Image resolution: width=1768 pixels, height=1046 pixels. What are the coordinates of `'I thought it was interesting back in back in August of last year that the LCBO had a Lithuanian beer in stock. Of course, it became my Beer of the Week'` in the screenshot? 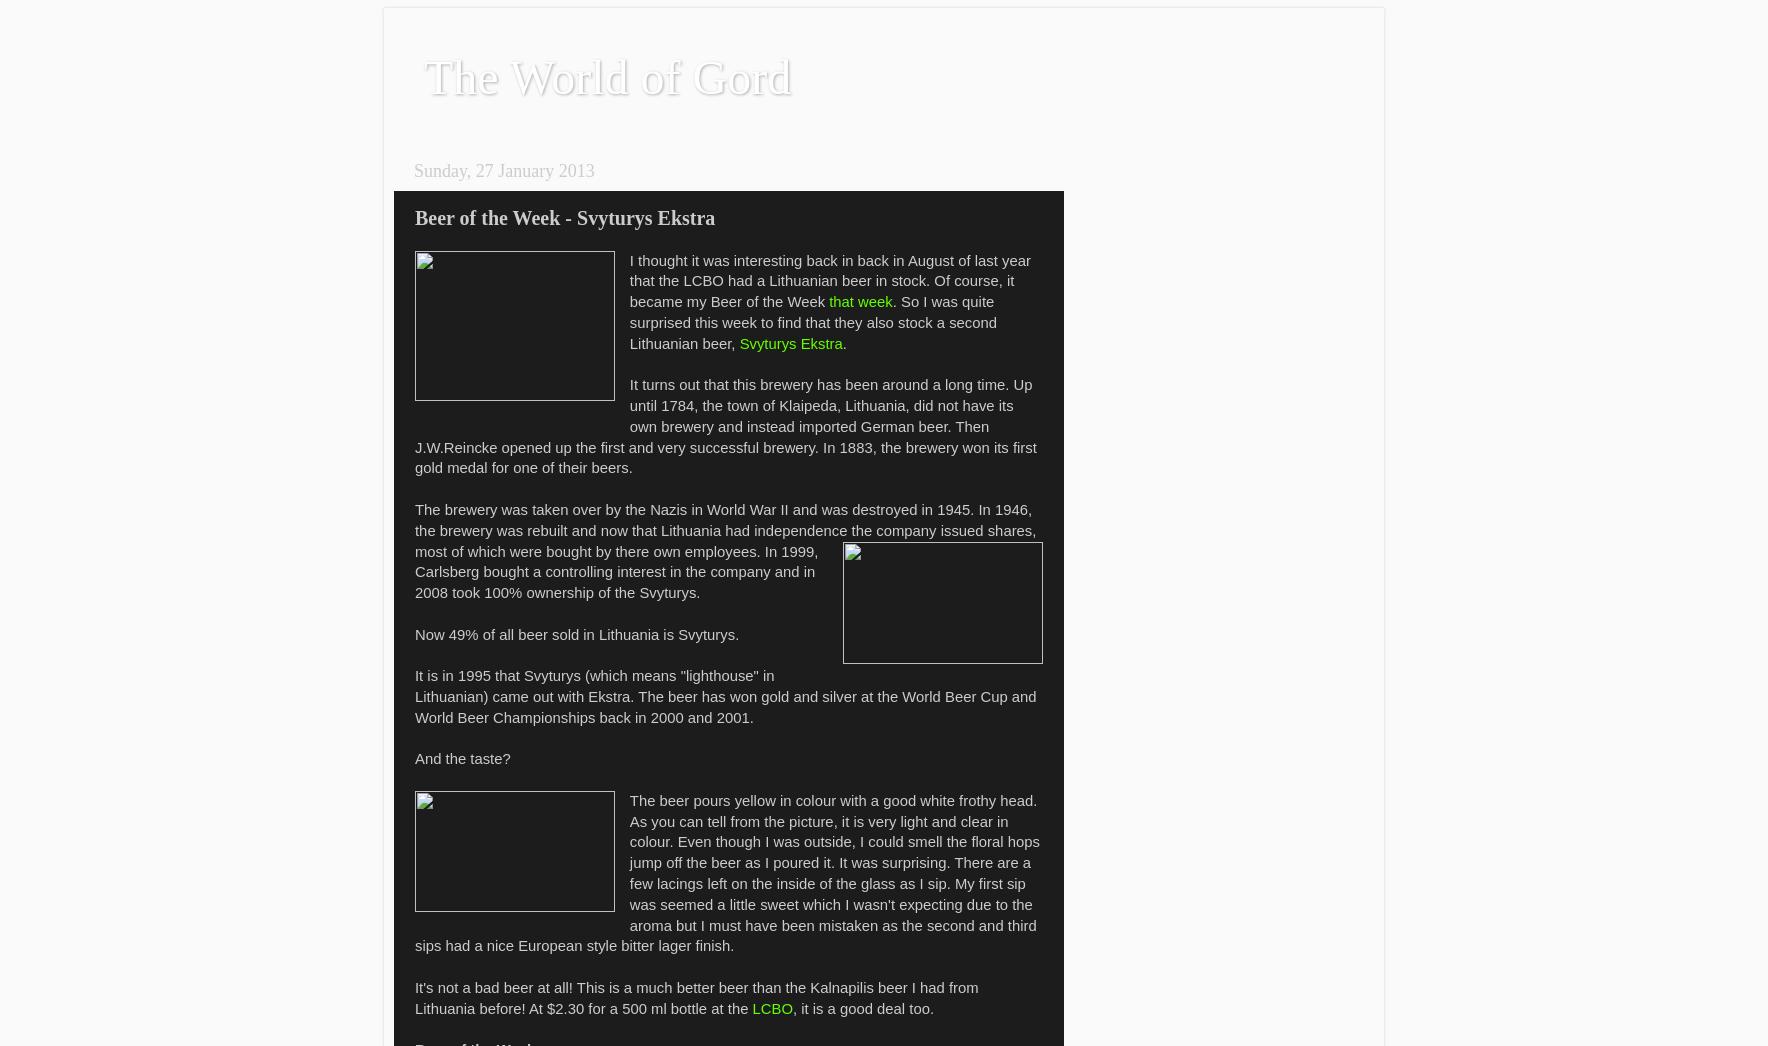 It's located at (628, 280).